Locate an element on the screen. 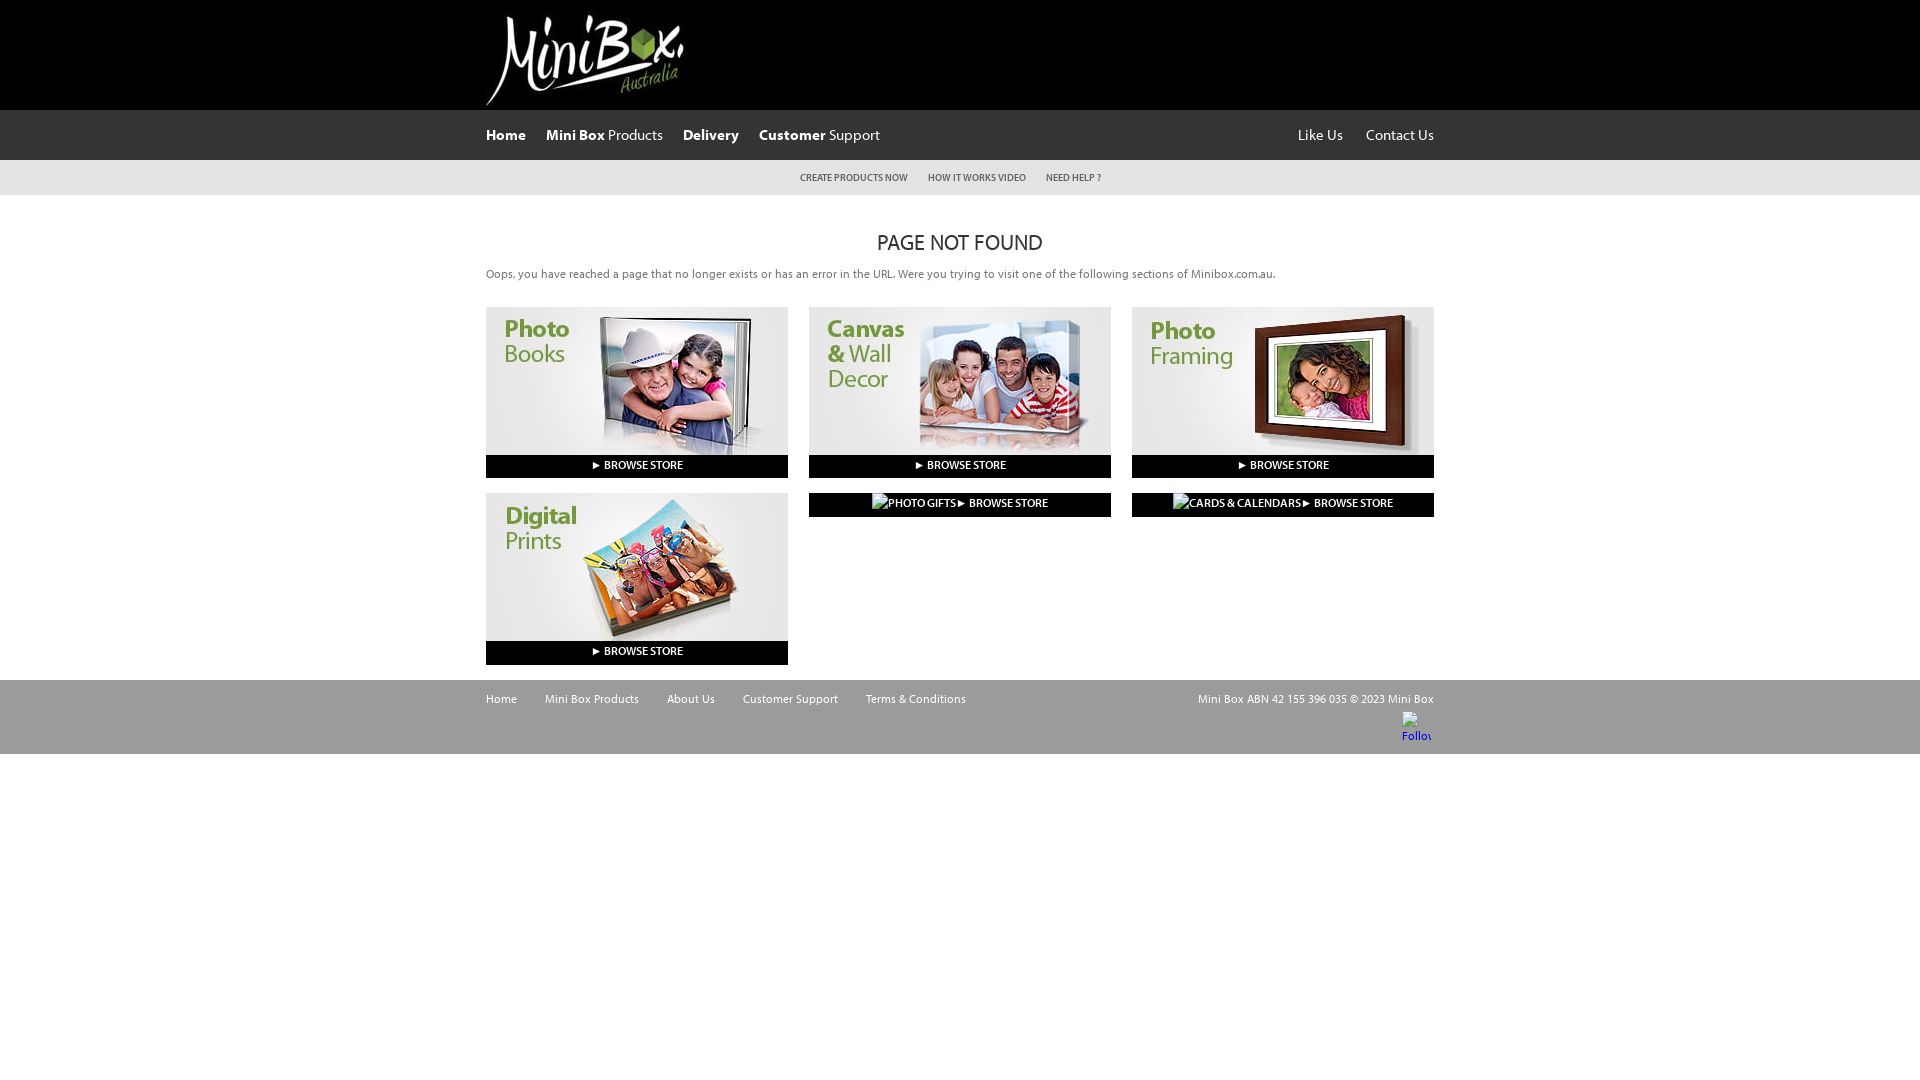 The height and width of the screenshot is (1080, 1920). 'NEED HELP ?' is located at coordinates (1072, 176).